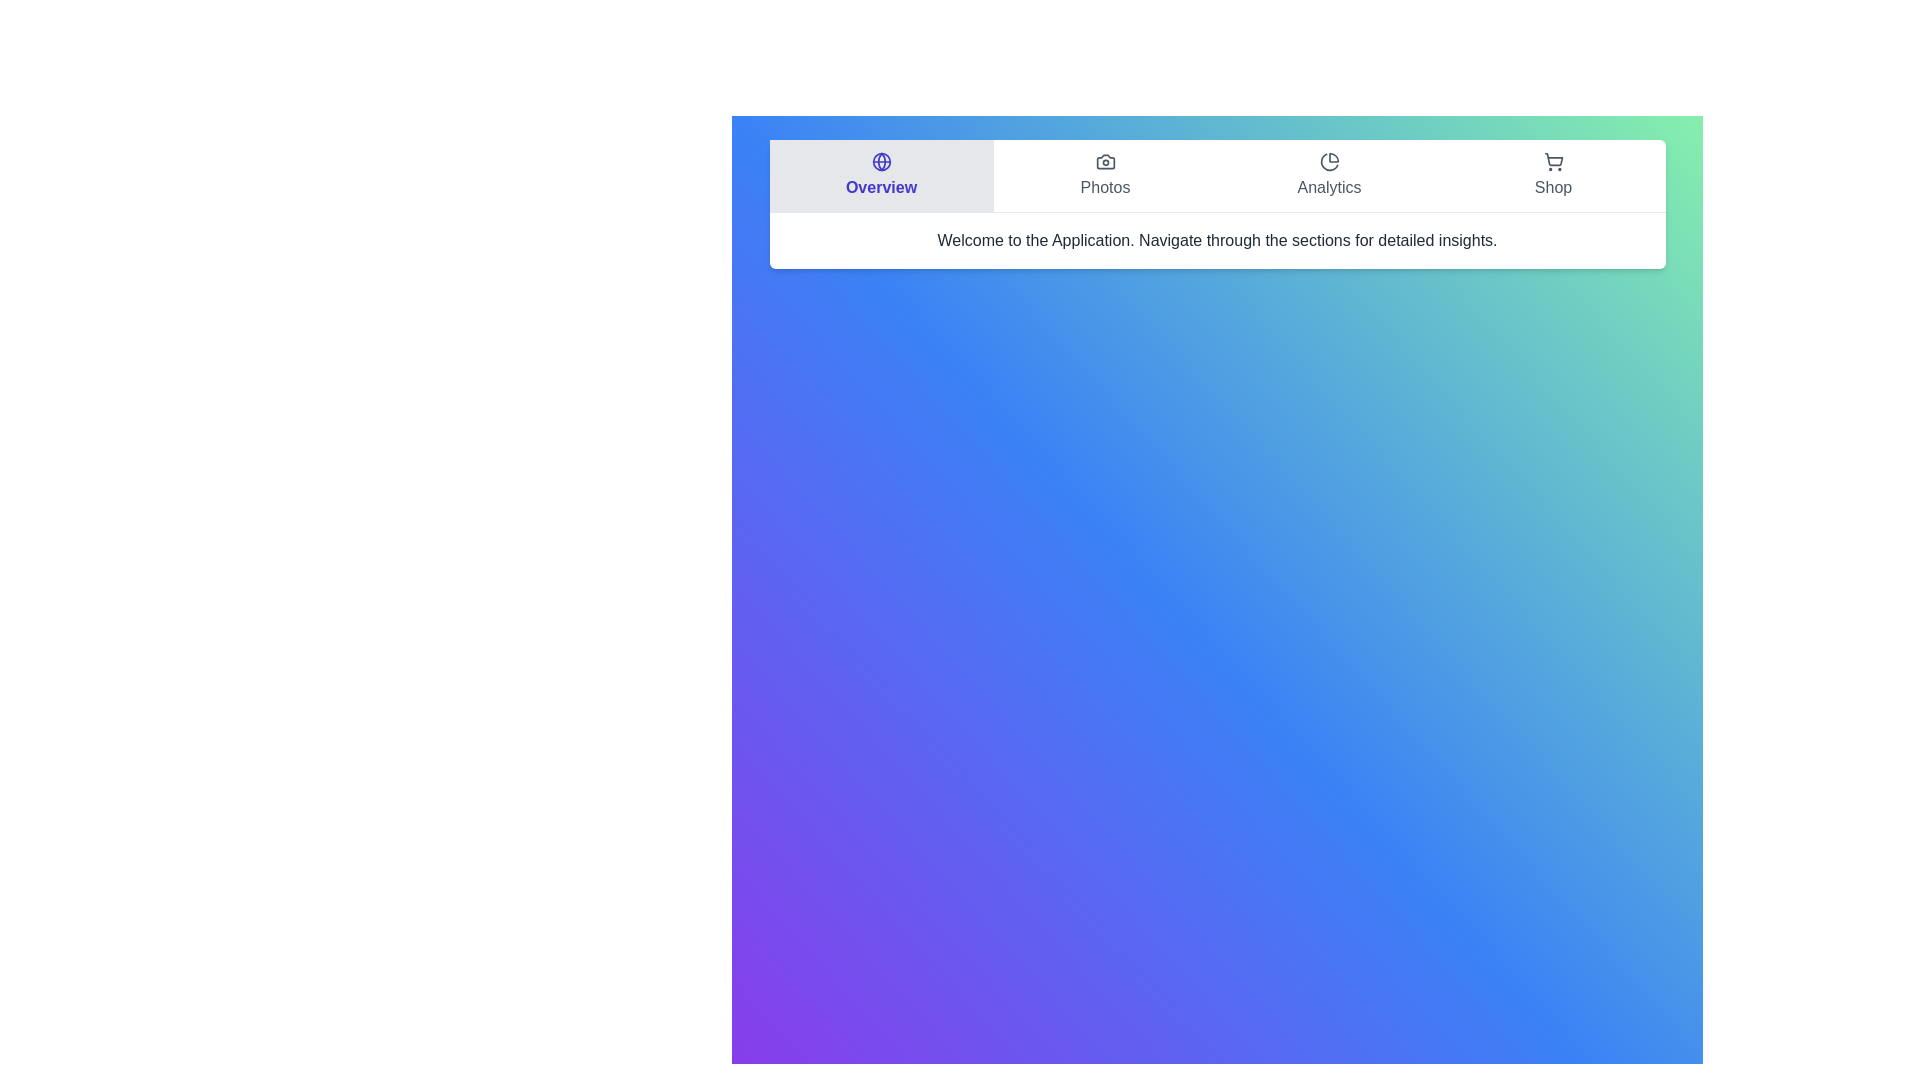 Image resolution: width=1920 pixels, height=1080 pixels. What do you see at coordinates (1552, 175) in the screenshot?
I see `the 'Shop' button with a shopping cart icon located at the far right of the navigation bar` at bounding box center [1552, 175].